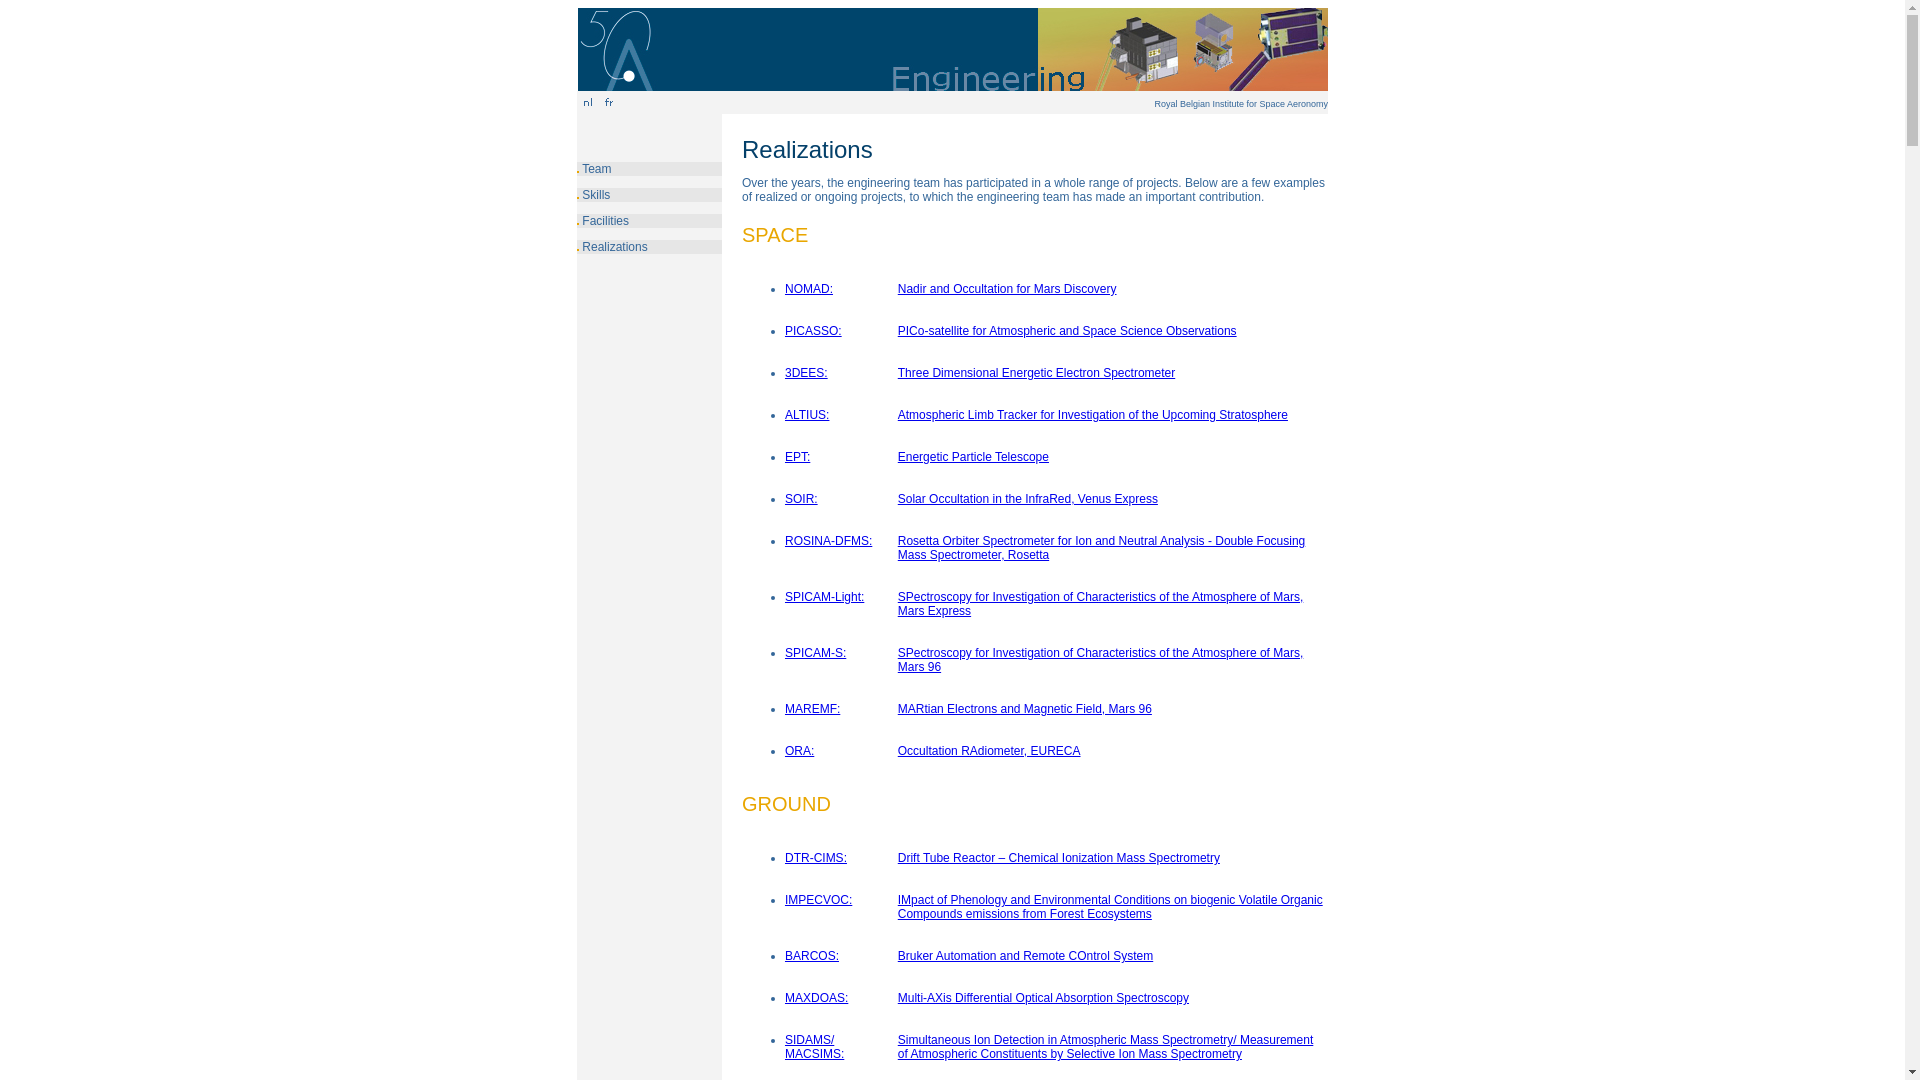 This screenshot has height=1080, width=1920. I want to click on 'Energetic Particle Telescope', so click(973, 456).